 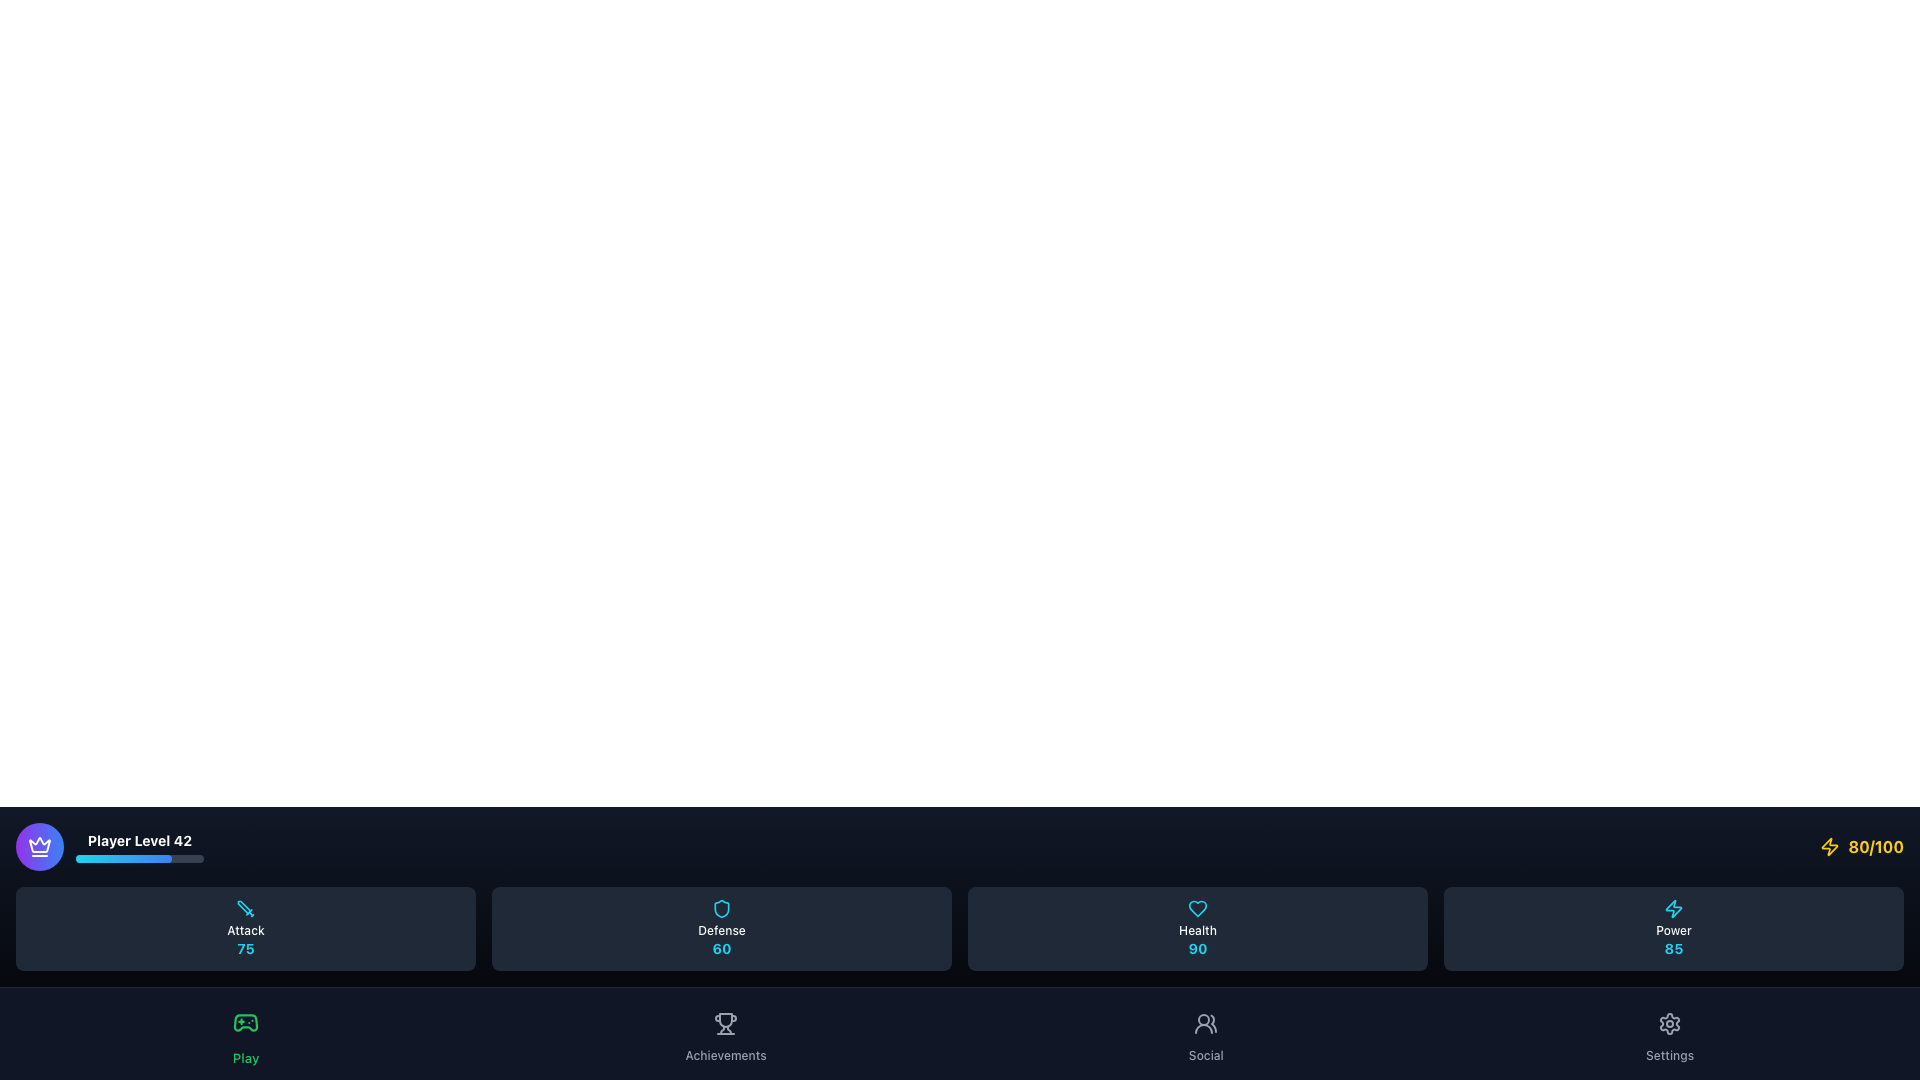 What do you see at coordinates (720, 909) in the screenshot?
I see `the cyan-colored shield icon located under the title 'Defense' and above the number '60'` at bounding box center [720, 909].